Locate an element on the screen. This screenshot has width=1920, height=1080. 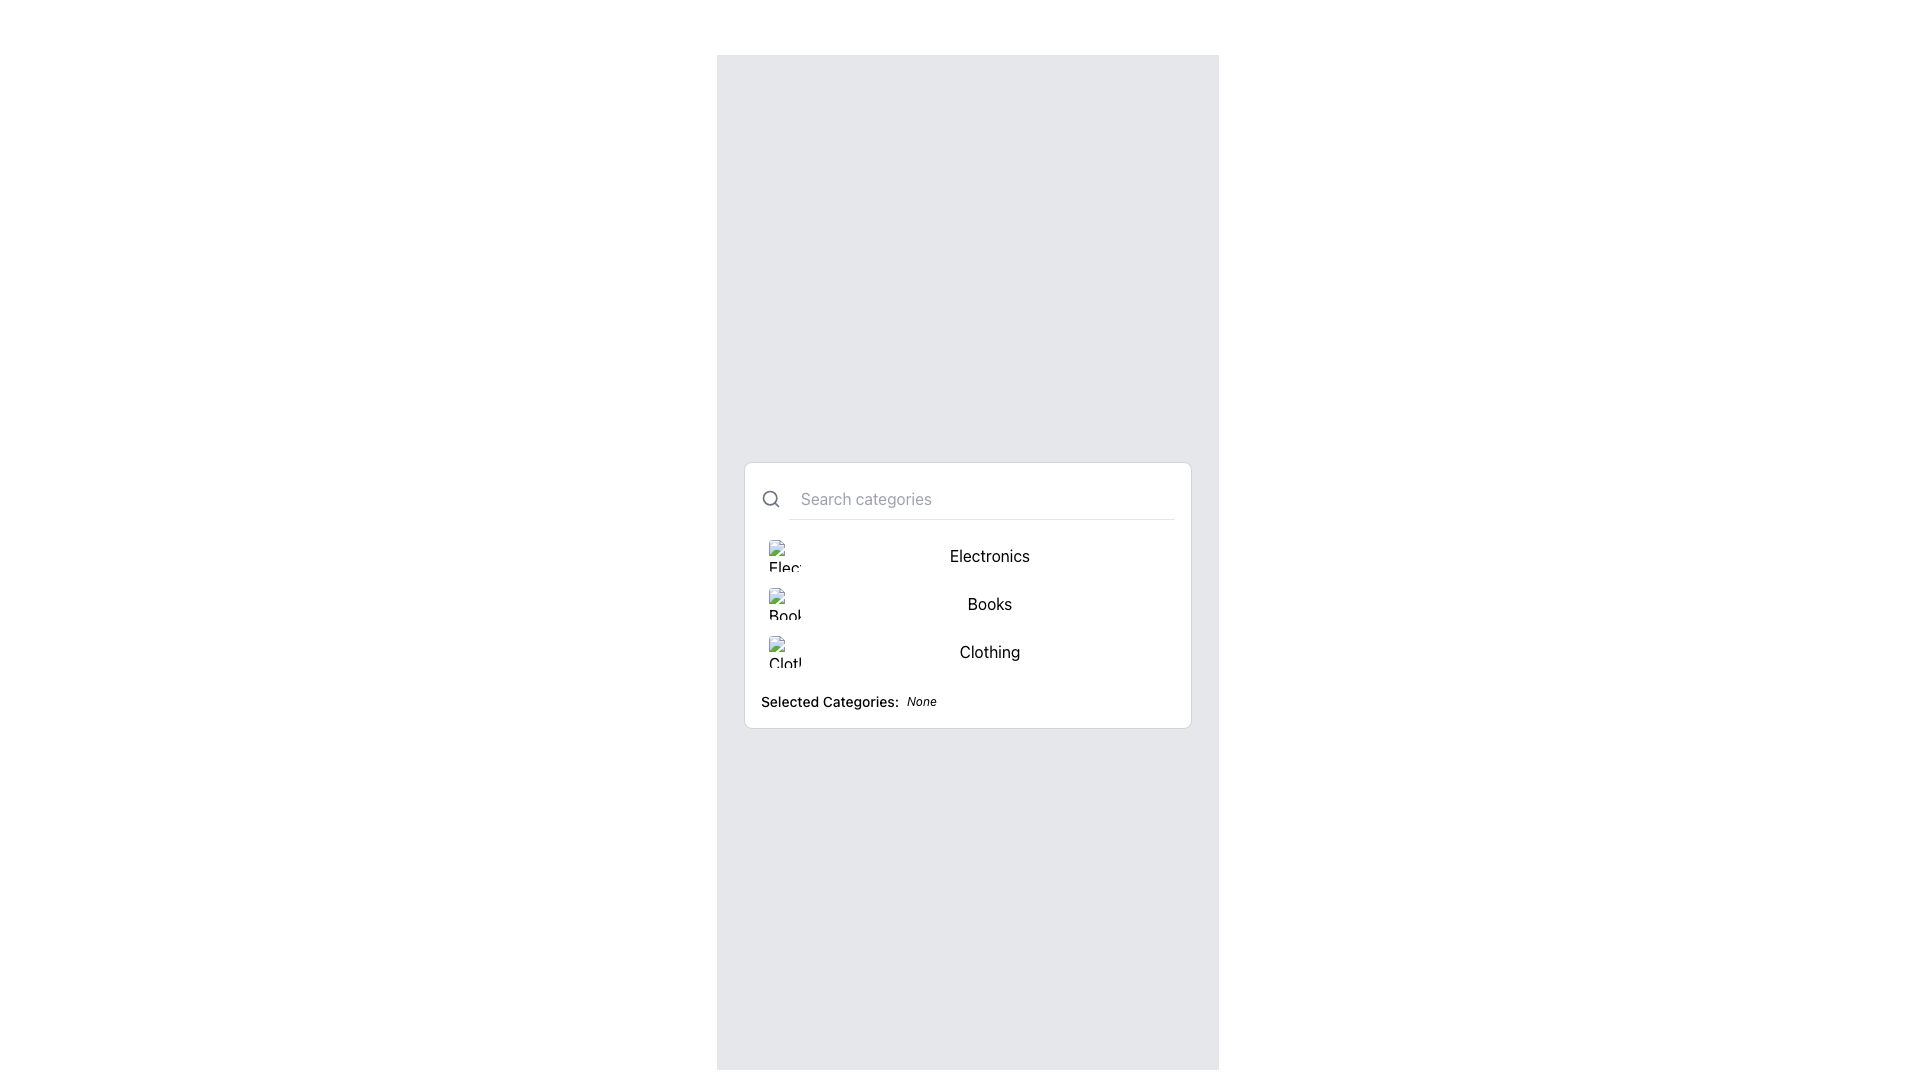
the rounded icon representing 'Clothing', which is located to the left of the text label 'Clothing' in a horizontal layout is located at coordinates (784, 651).